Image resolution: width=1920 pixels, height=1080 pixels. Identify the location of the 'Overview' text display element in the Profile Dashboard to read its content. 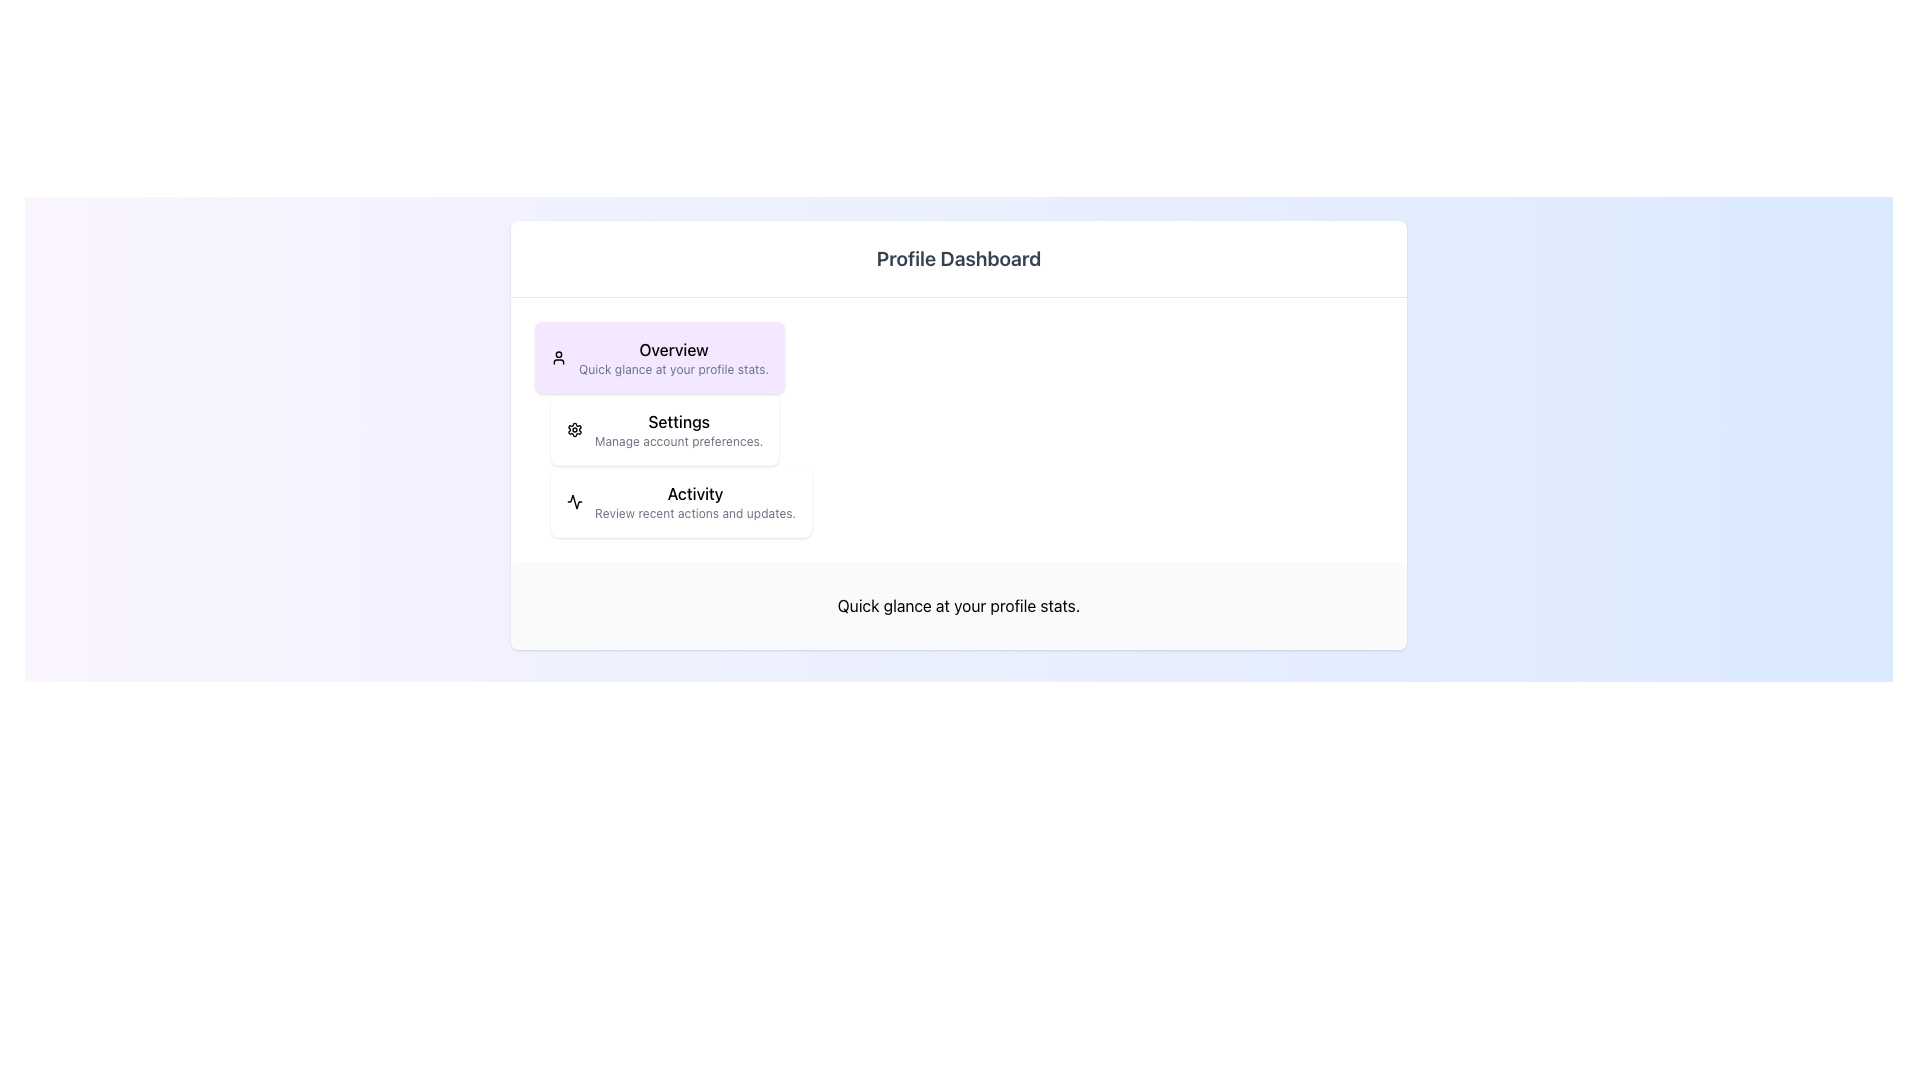
(674, 357).